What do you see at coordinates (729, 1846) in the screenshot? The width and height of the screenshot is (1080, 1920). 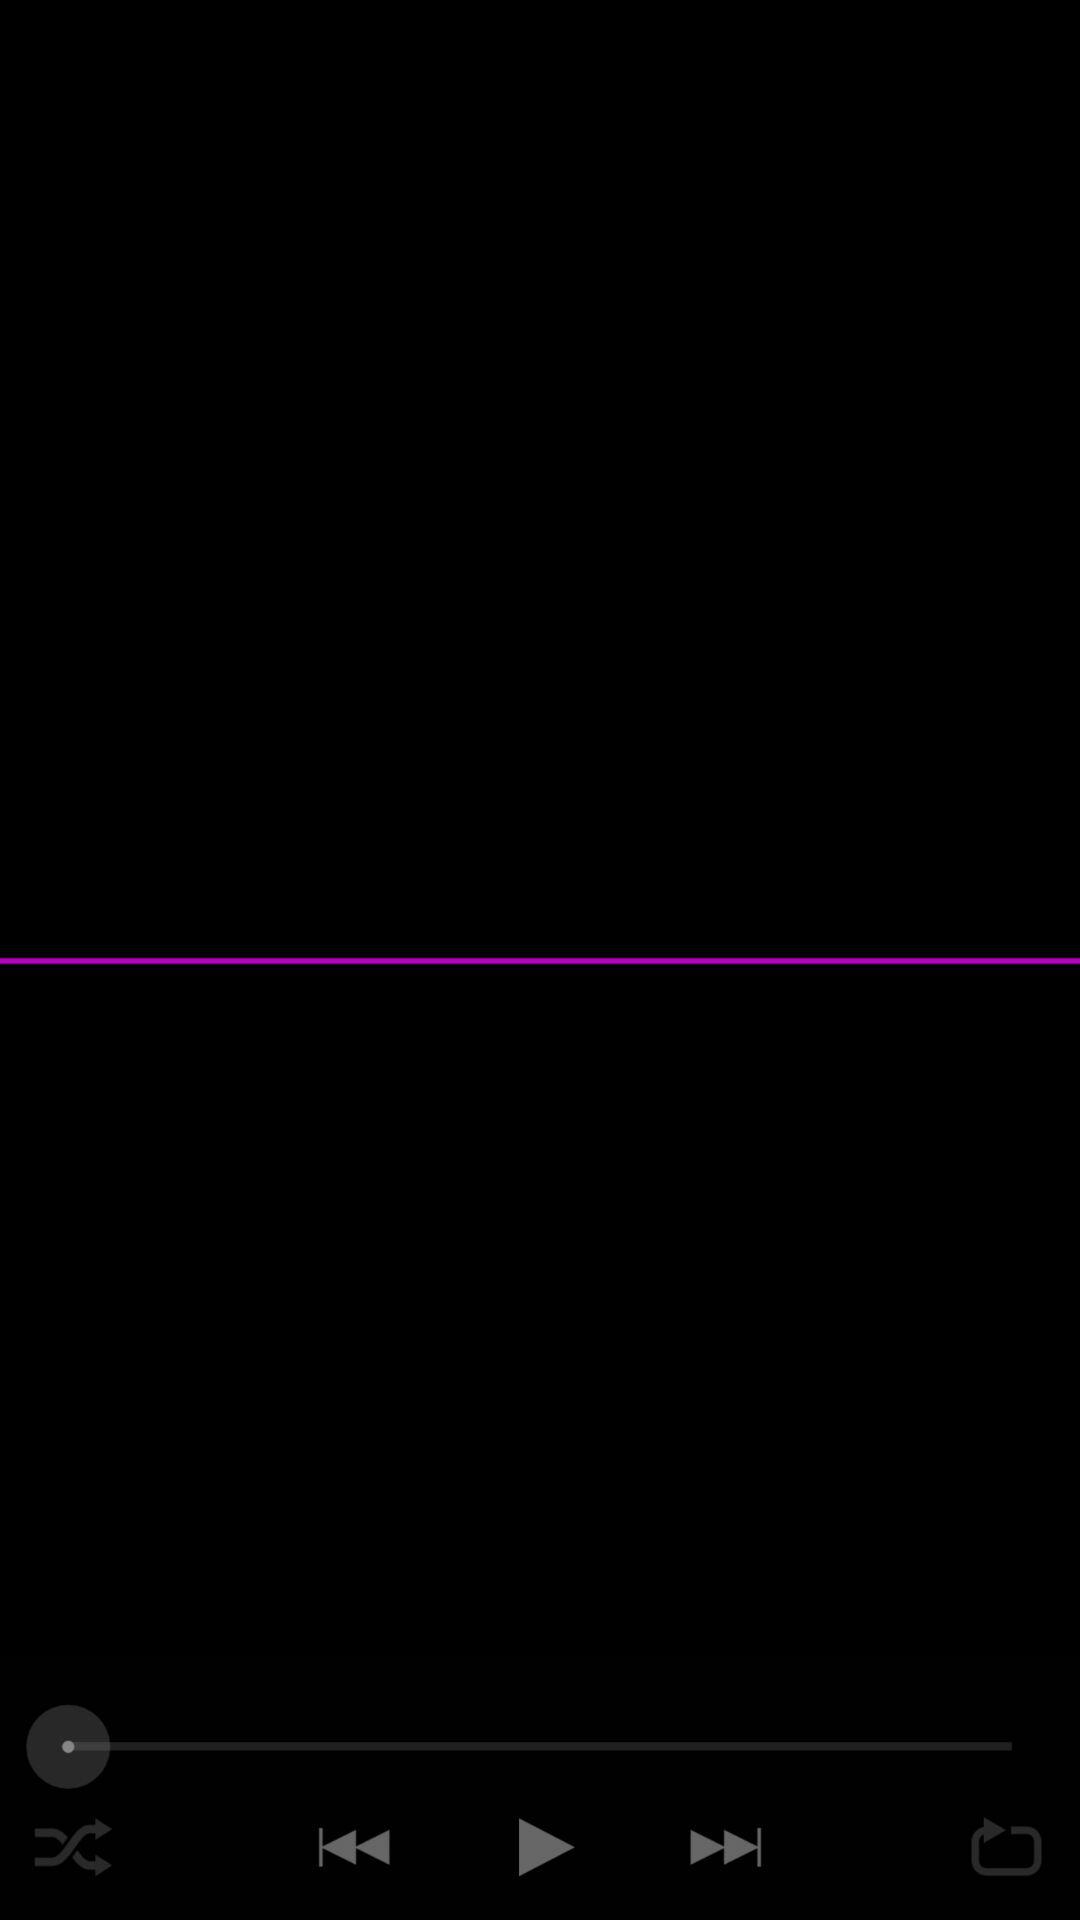 I see `the av_forward icon` at bounding box center [729, 1846].